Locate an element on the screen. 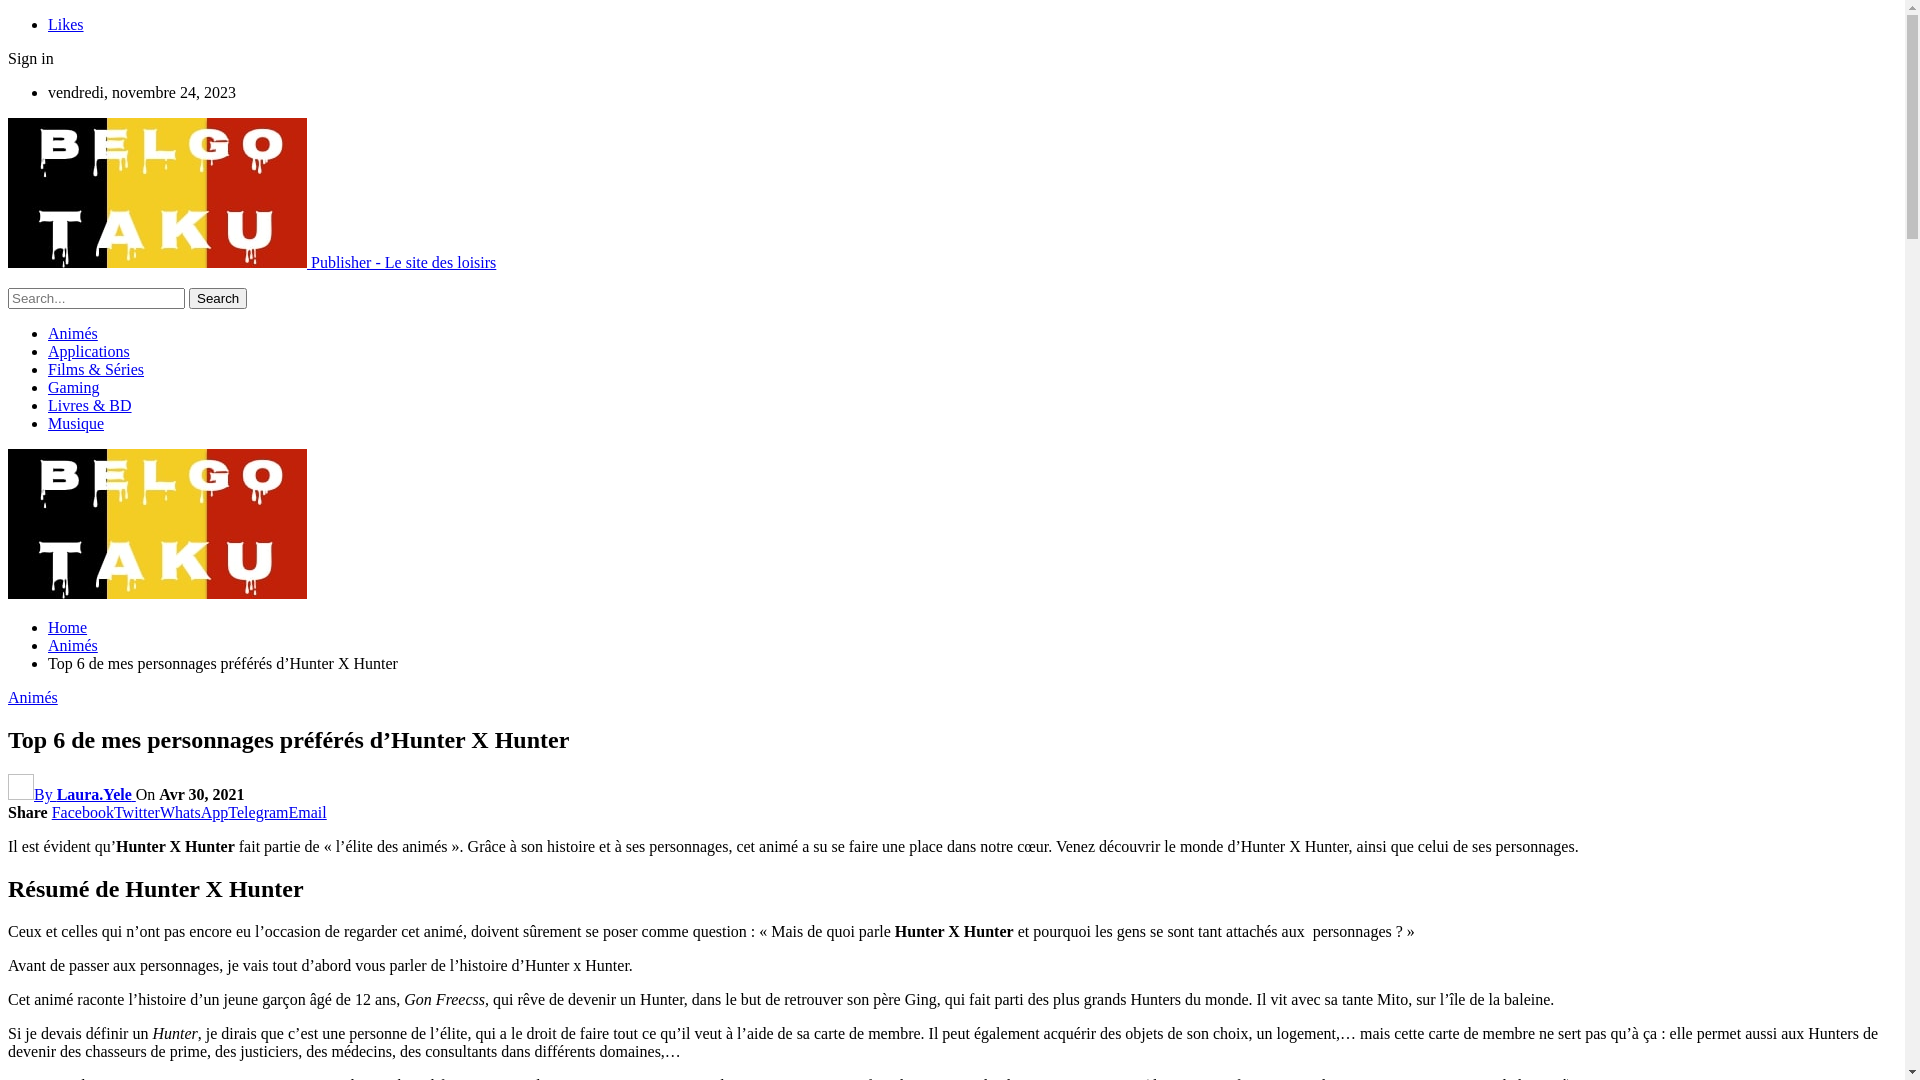 Image resolution: width=1920 pixels, height=1080 pixels. 'WhatsApp' is located at coordinates (193, 812).